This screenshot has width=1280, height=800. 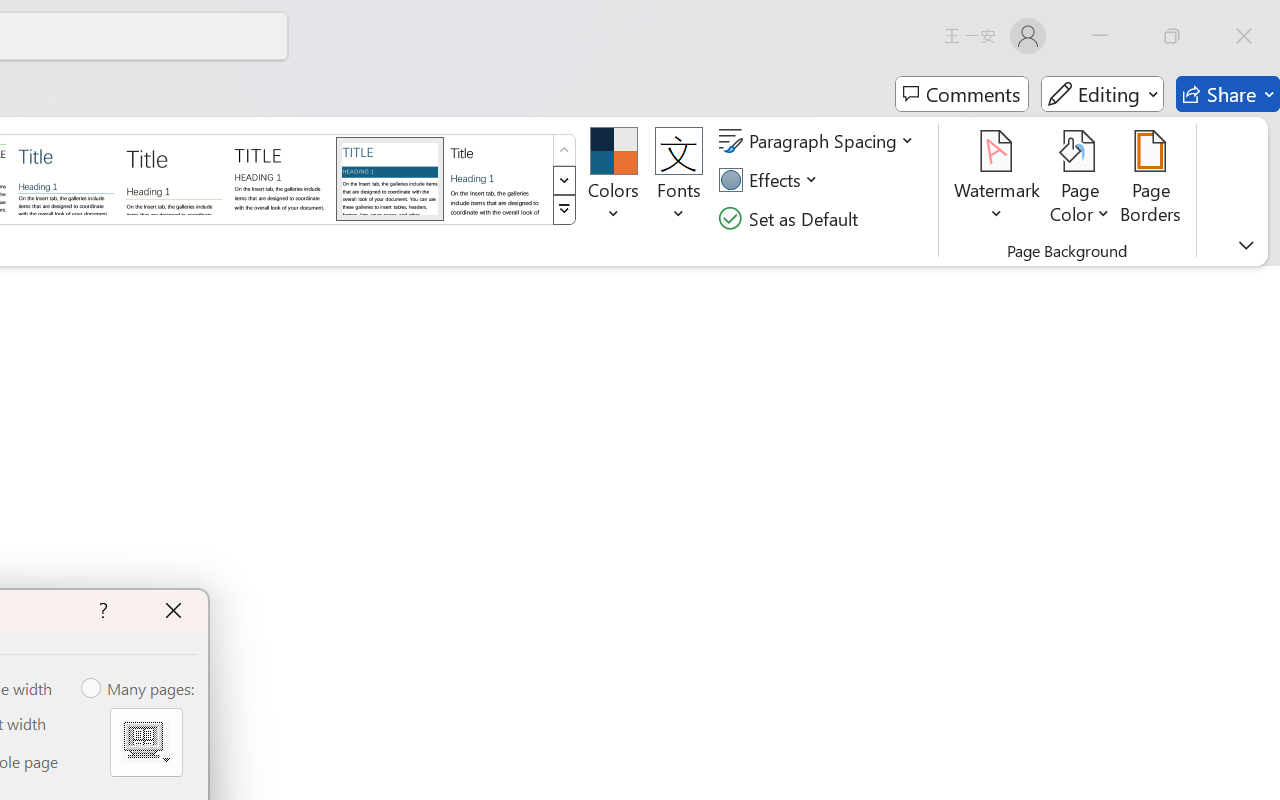 What do you see at coordinates (563, 210) in the screenshot?
I see `'Style Set'` at bounding box center [563, 210].